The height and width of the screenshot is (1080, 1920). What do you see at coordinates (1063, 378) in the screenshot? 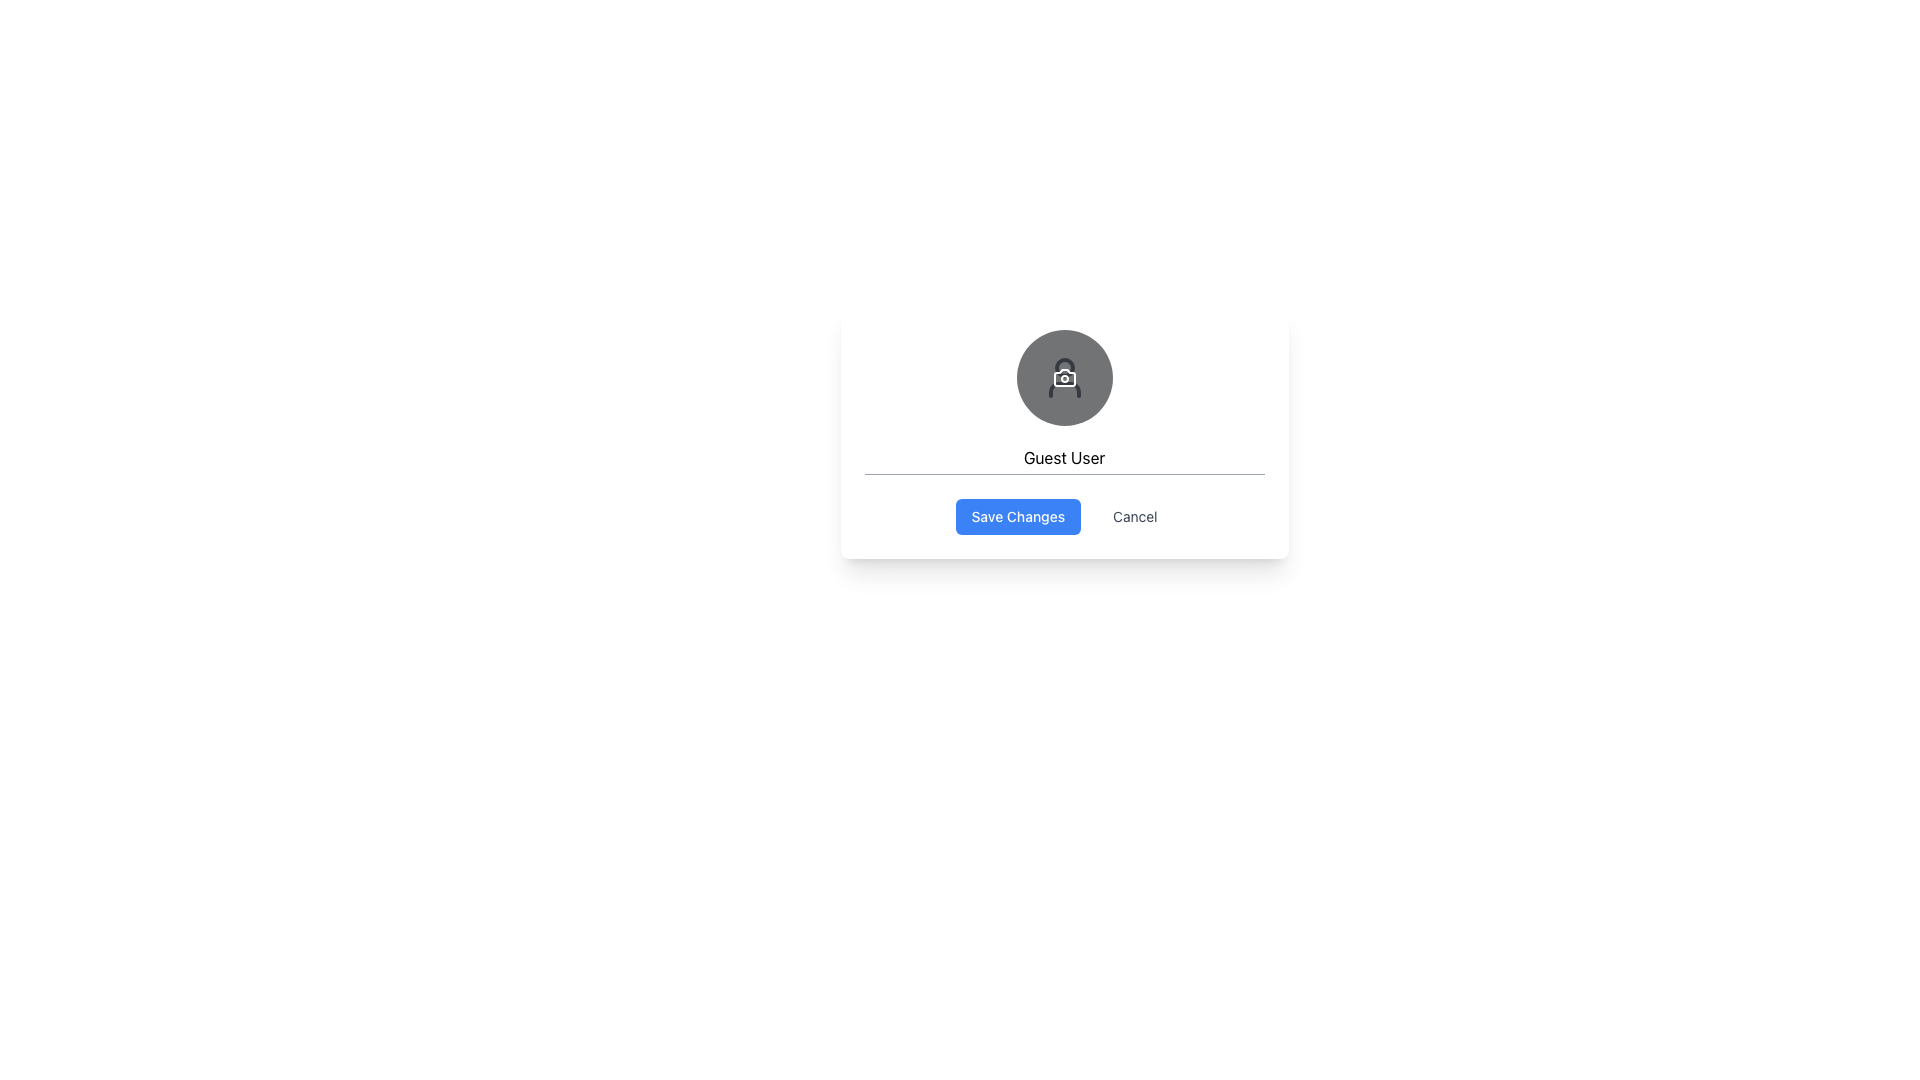
I see `the camera icon SVG graphic located in the center of the avatar section within the dialog modal, above the text 'Guest User'` at bounding box center [1063, 378].